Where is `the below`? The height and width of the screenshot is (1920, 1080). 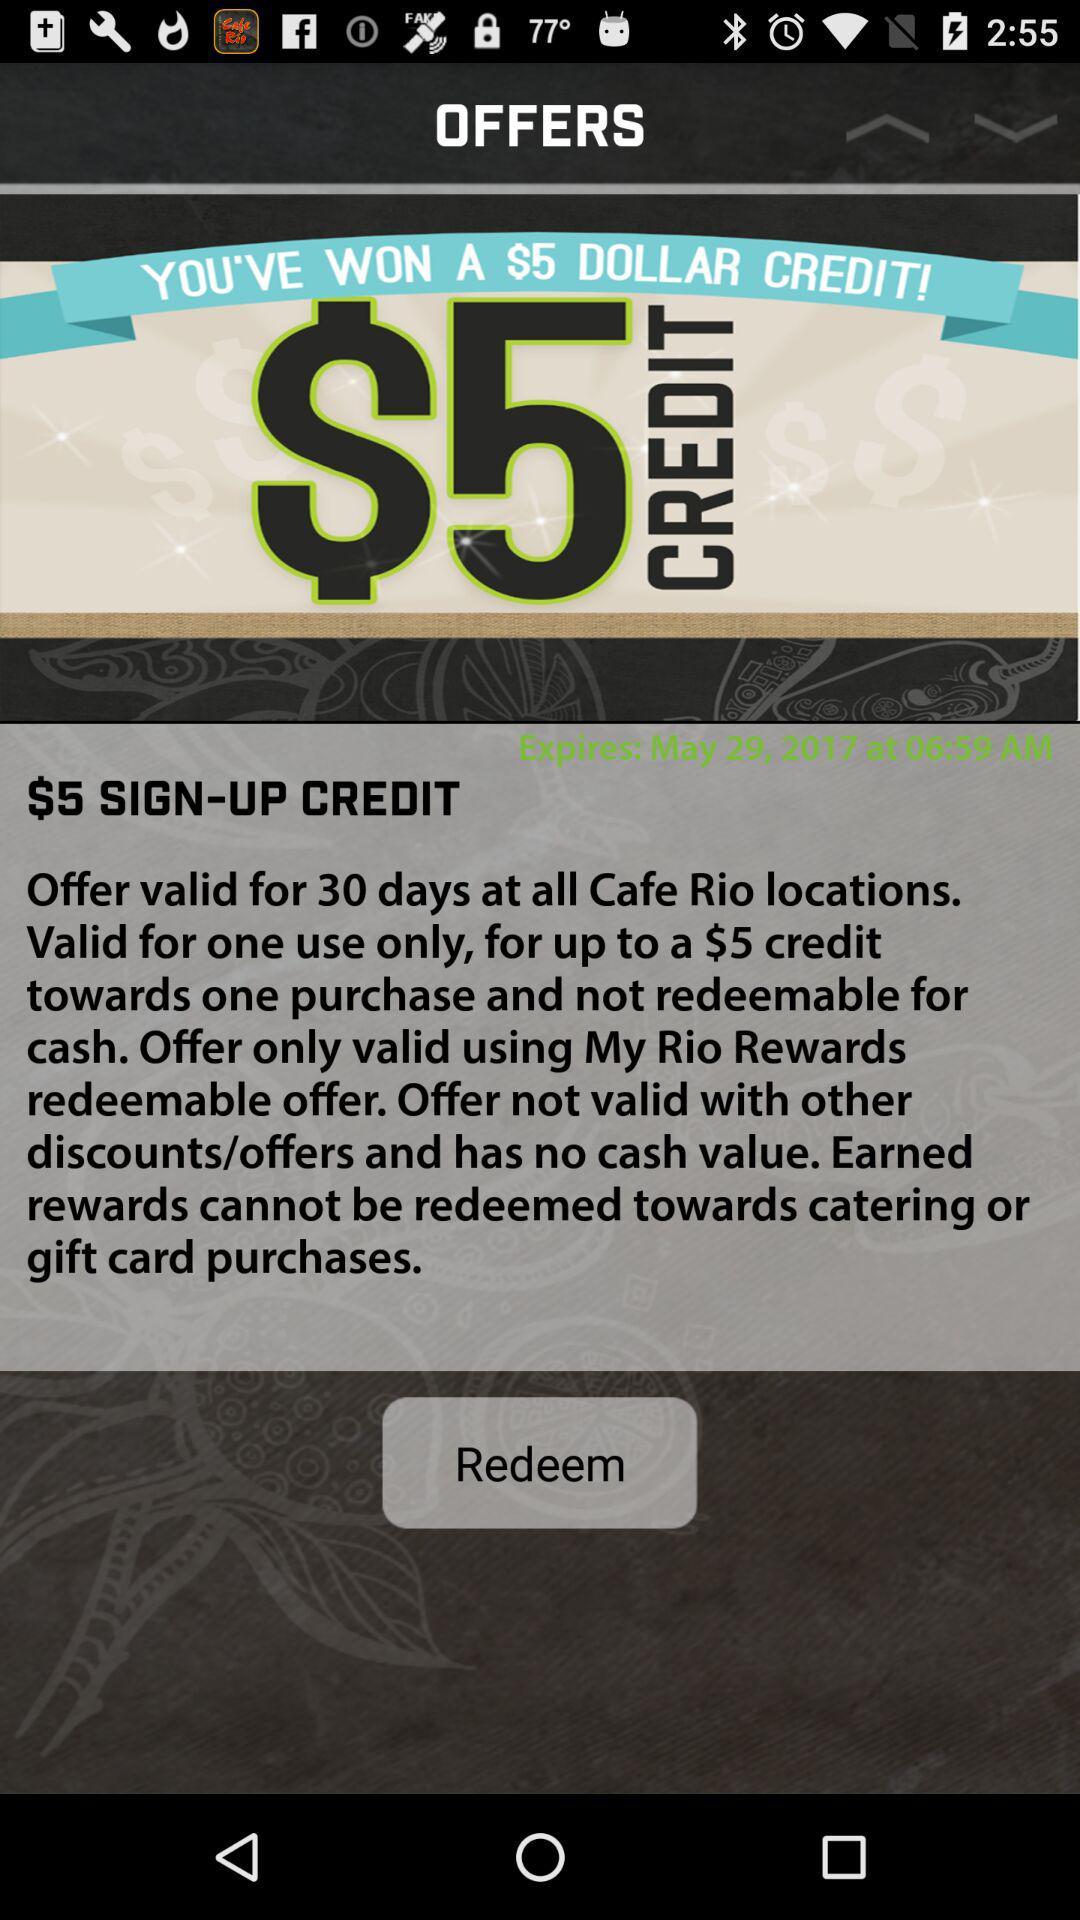 the below is located at coordinates (1015, 127).